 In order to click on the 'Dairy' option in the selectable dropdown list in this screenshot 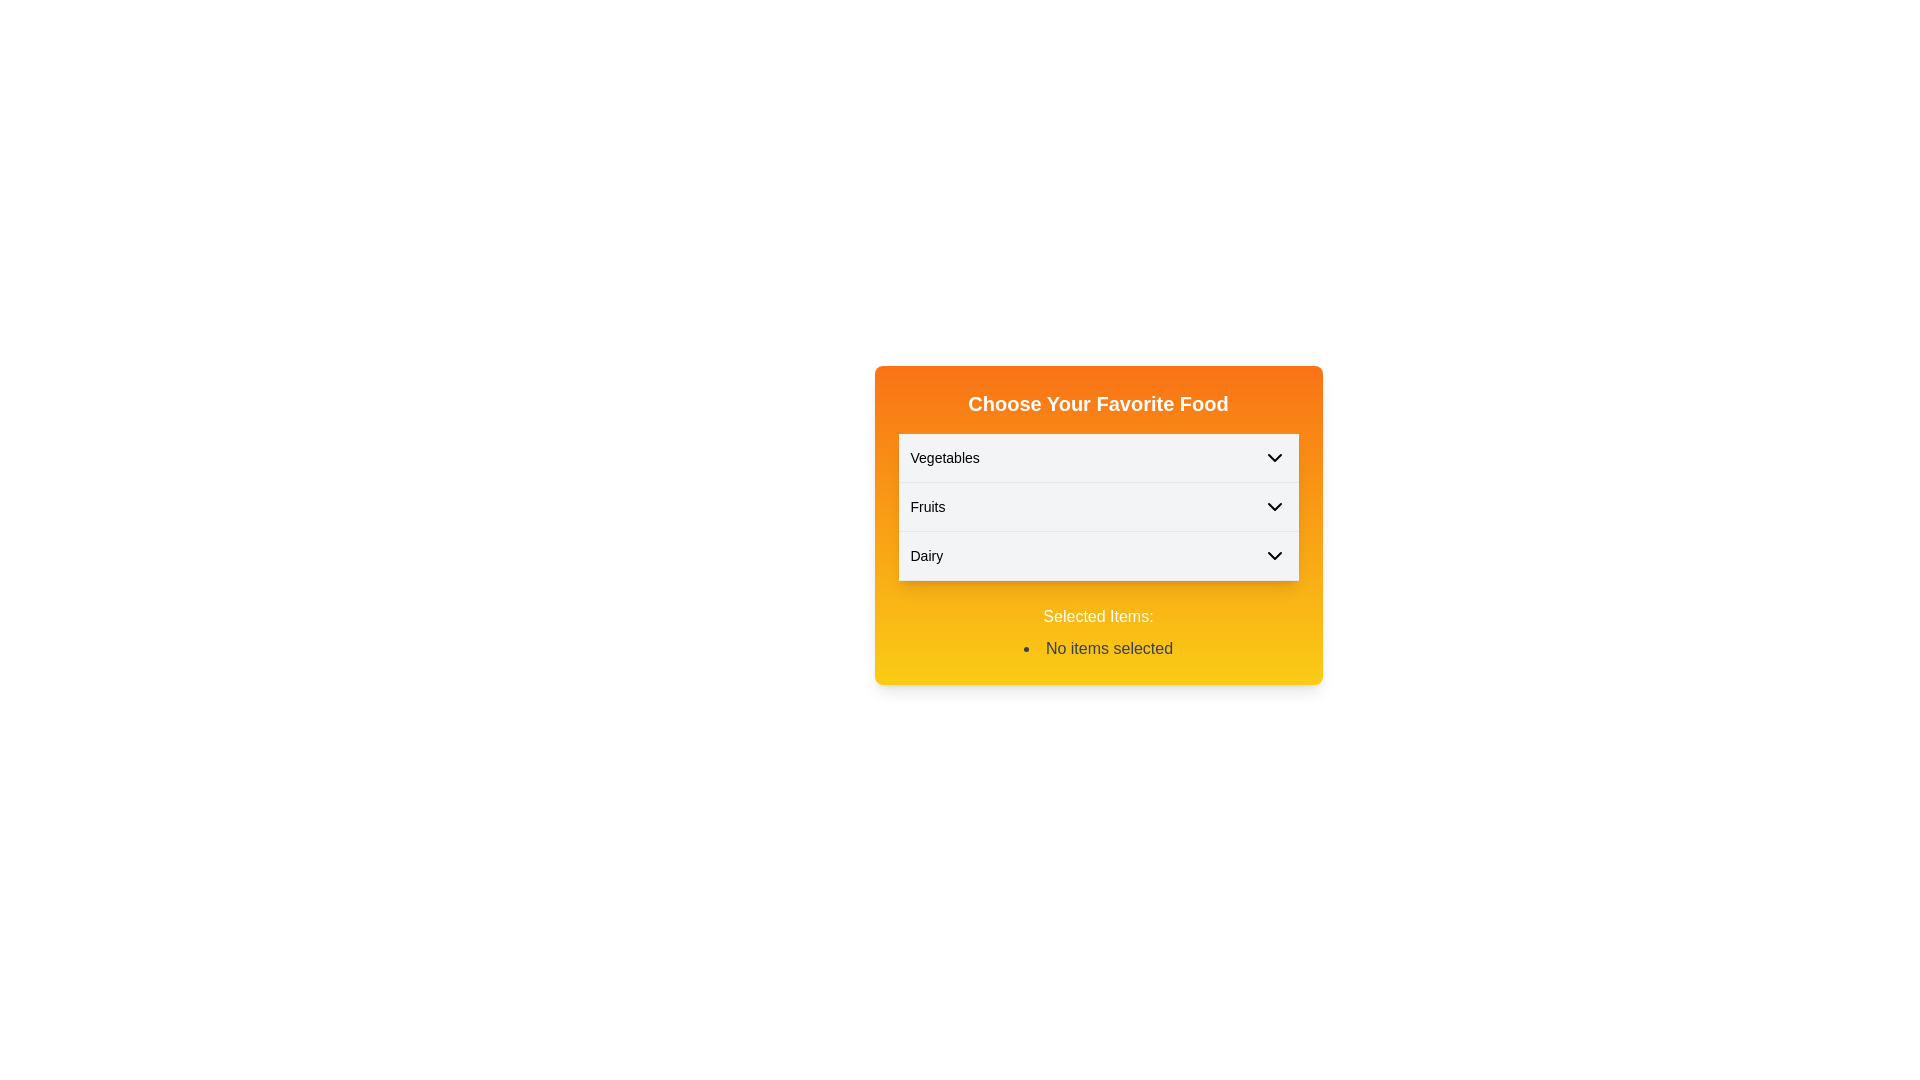, I will do `click(1097, 555)`.